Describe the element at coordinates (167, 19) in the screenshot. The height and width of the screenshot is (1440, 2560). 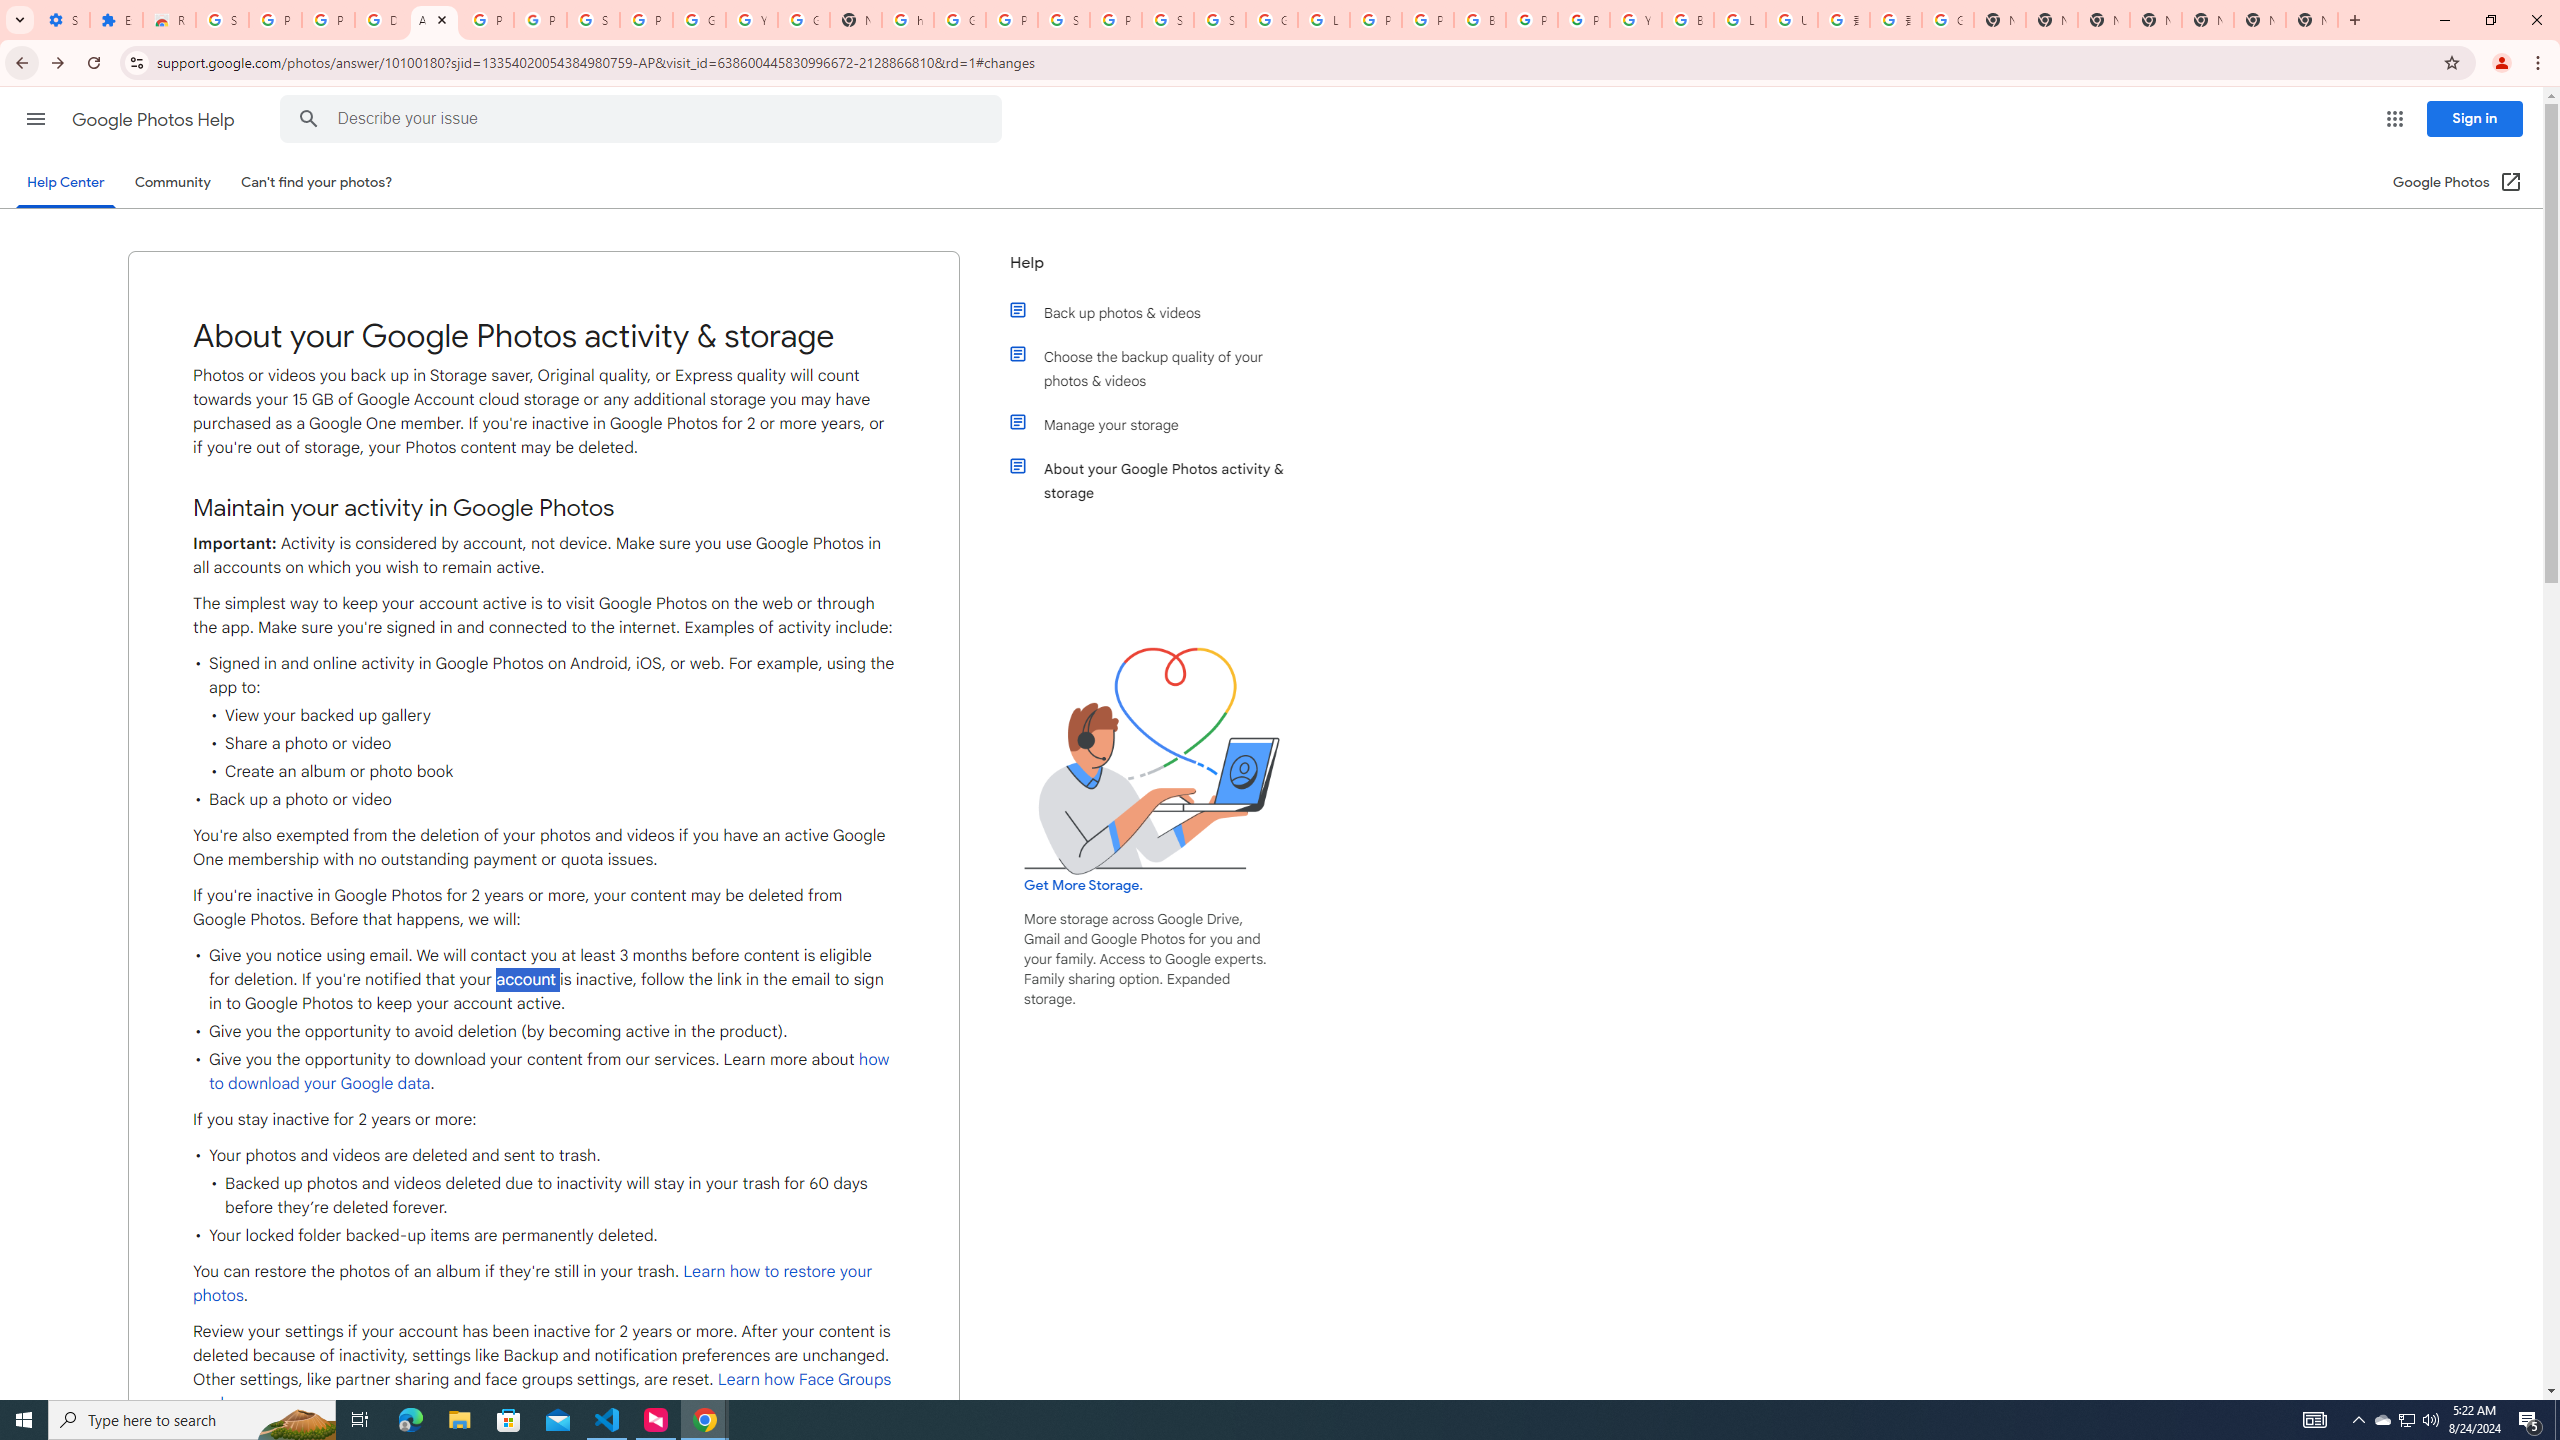
I see `'Reviews: Helix Fruit Jump Arcade Game'` at that location.